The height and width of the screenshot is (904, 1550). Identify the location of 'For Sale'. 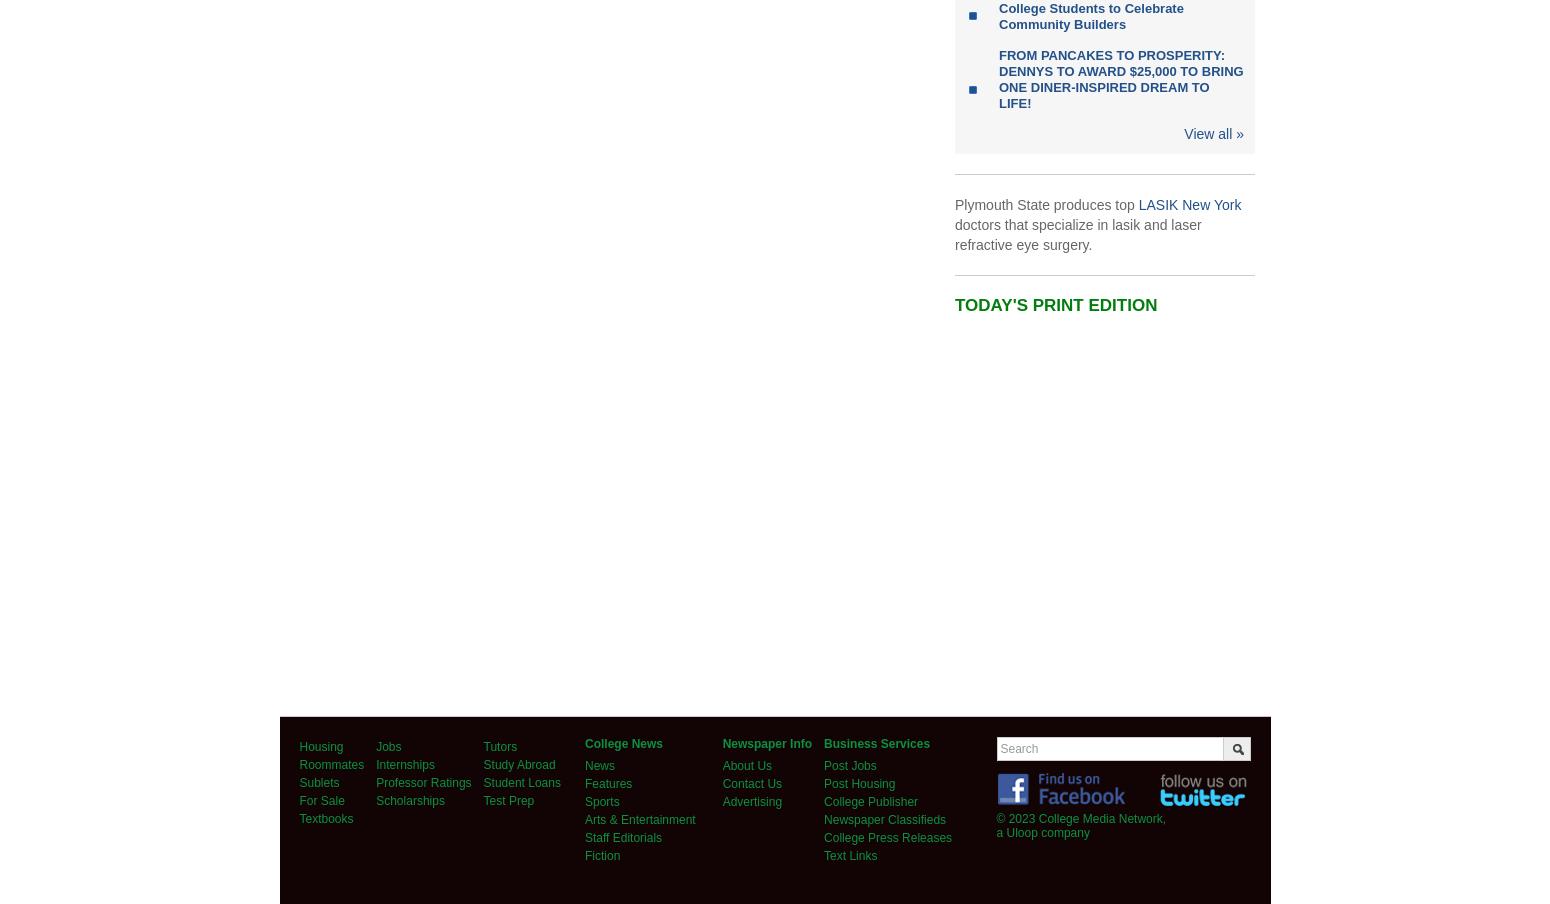
(320, 800).